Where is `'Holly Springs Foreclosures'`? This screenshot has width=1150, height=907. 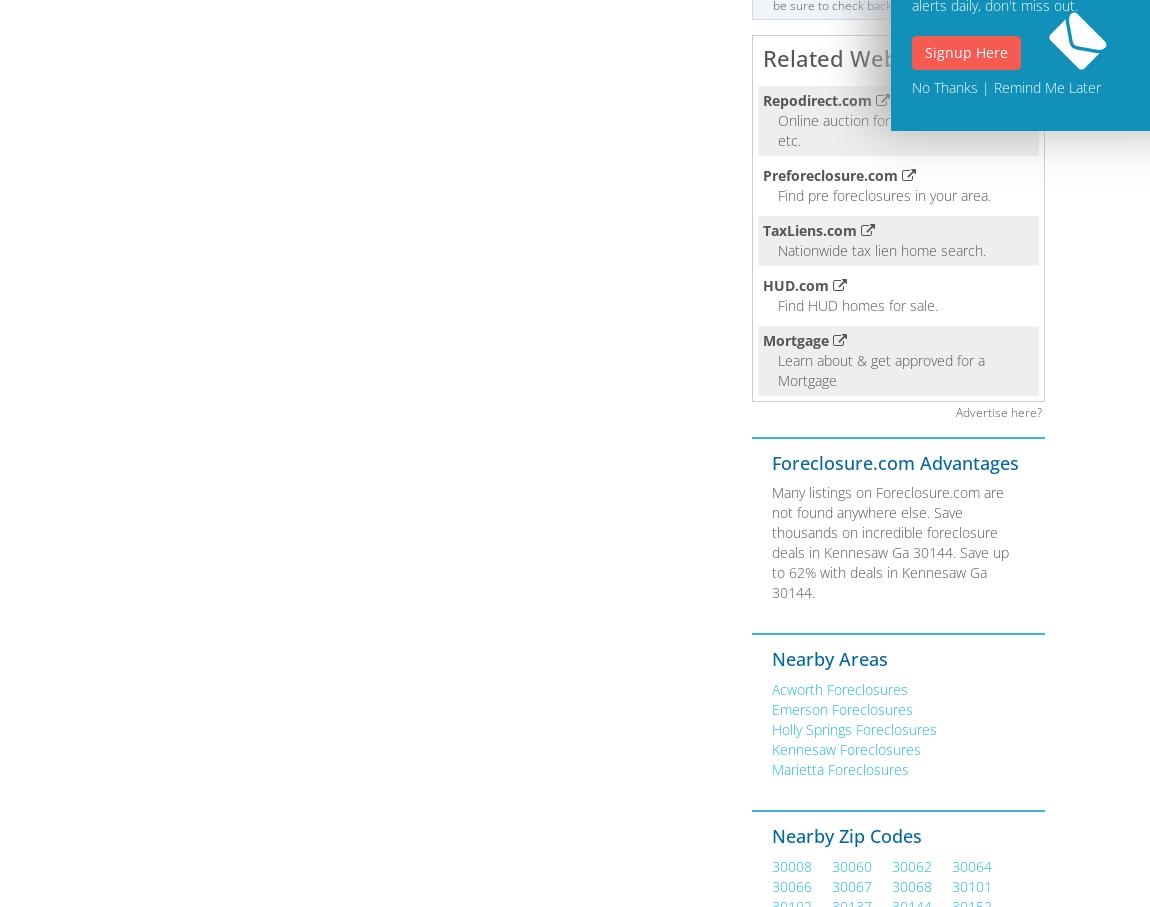
'Holly Springs Foreclosures' is located at coordinates (852, 729).